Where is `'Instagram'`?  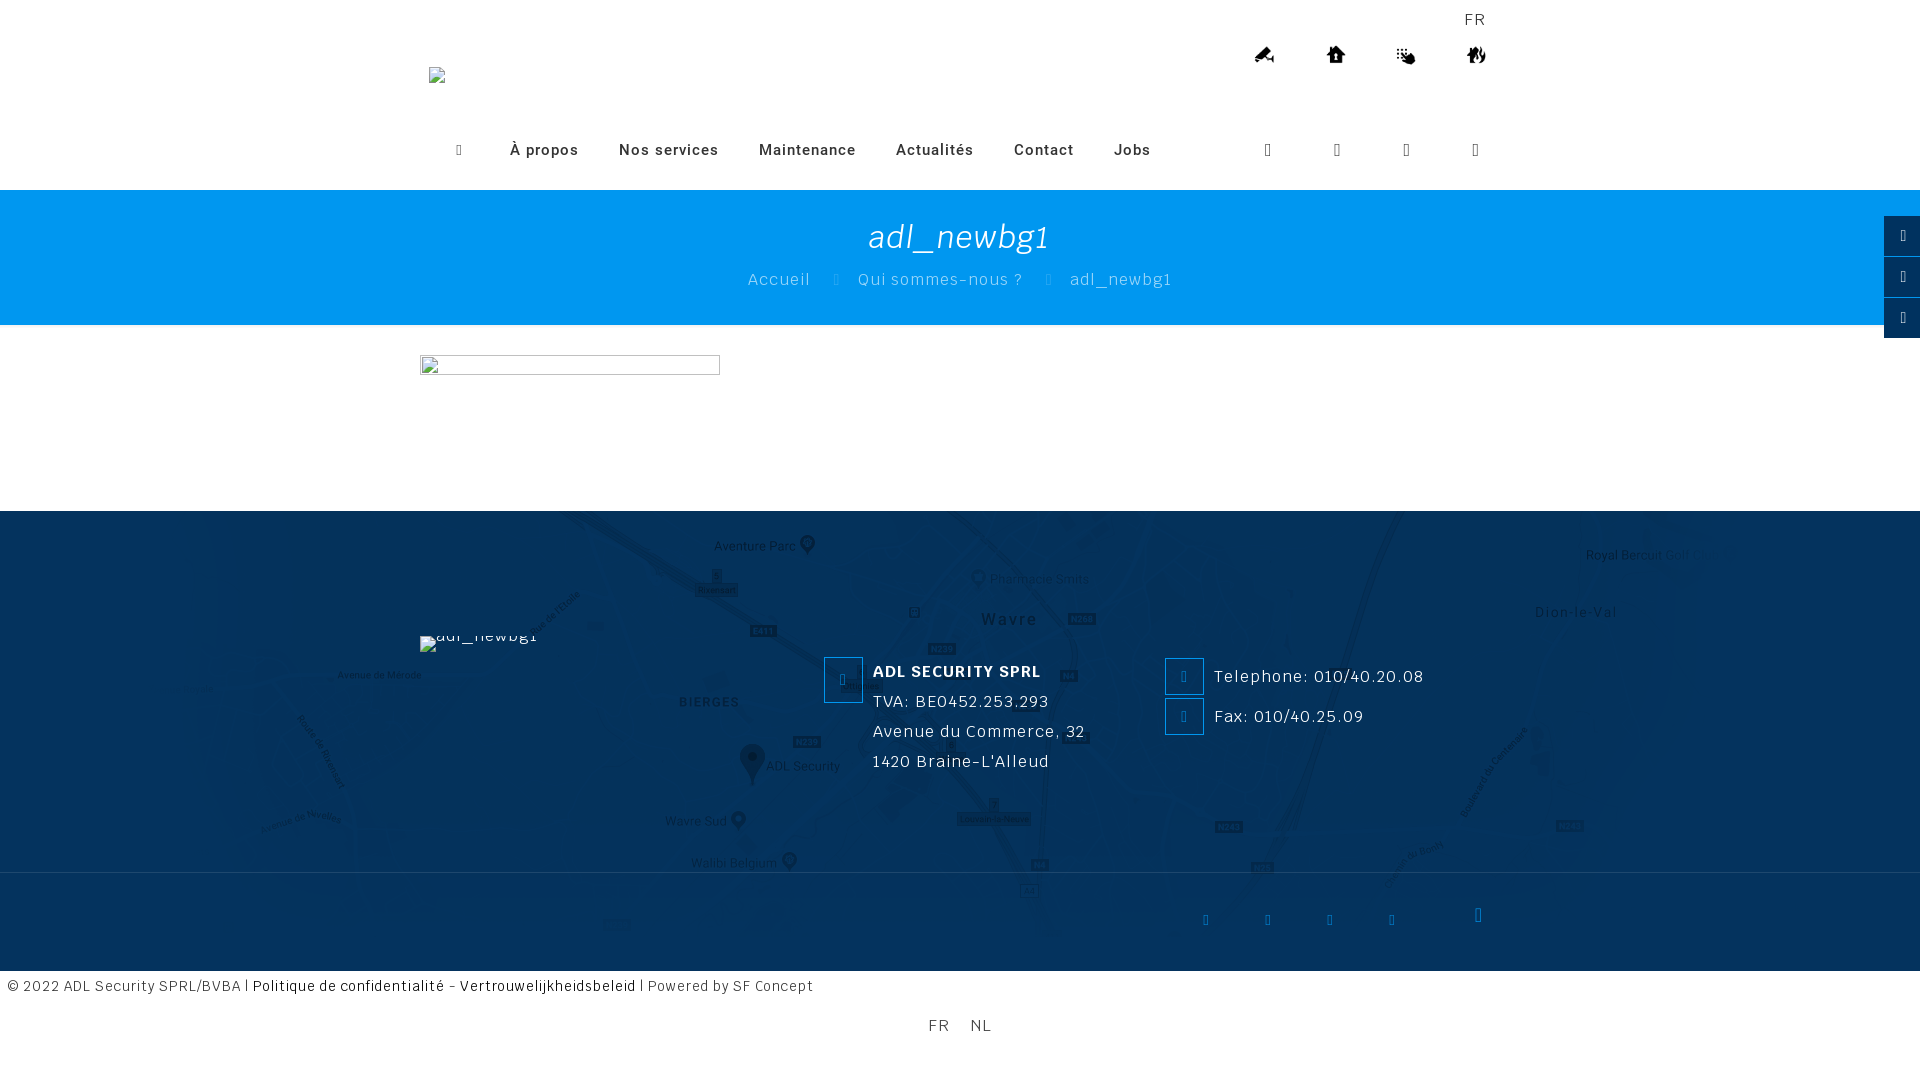
'Instagram' is located at coordinates (1381, 926).